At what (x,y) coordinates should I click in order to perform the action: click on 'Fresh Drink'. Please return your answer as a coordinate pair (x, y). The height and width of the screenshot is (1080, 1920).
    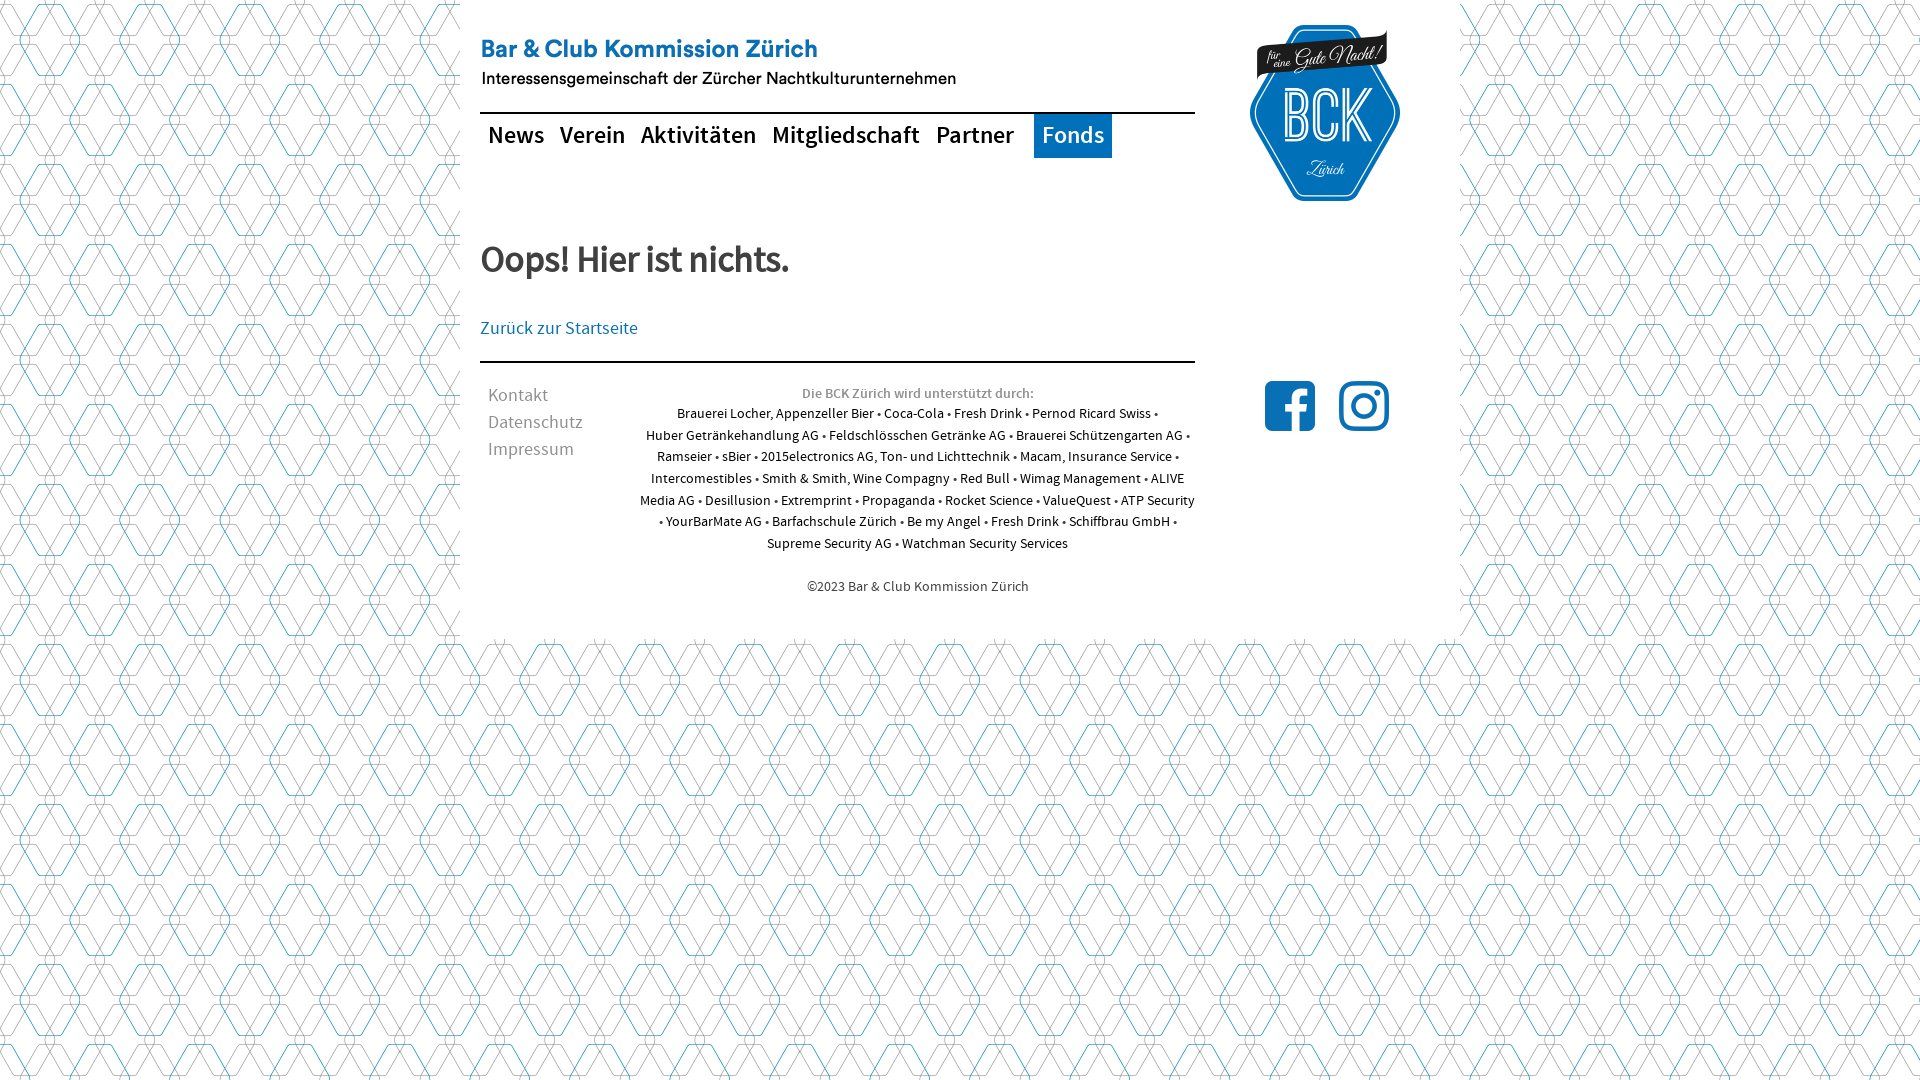
    Looking at the image, I should click on (988, 412).